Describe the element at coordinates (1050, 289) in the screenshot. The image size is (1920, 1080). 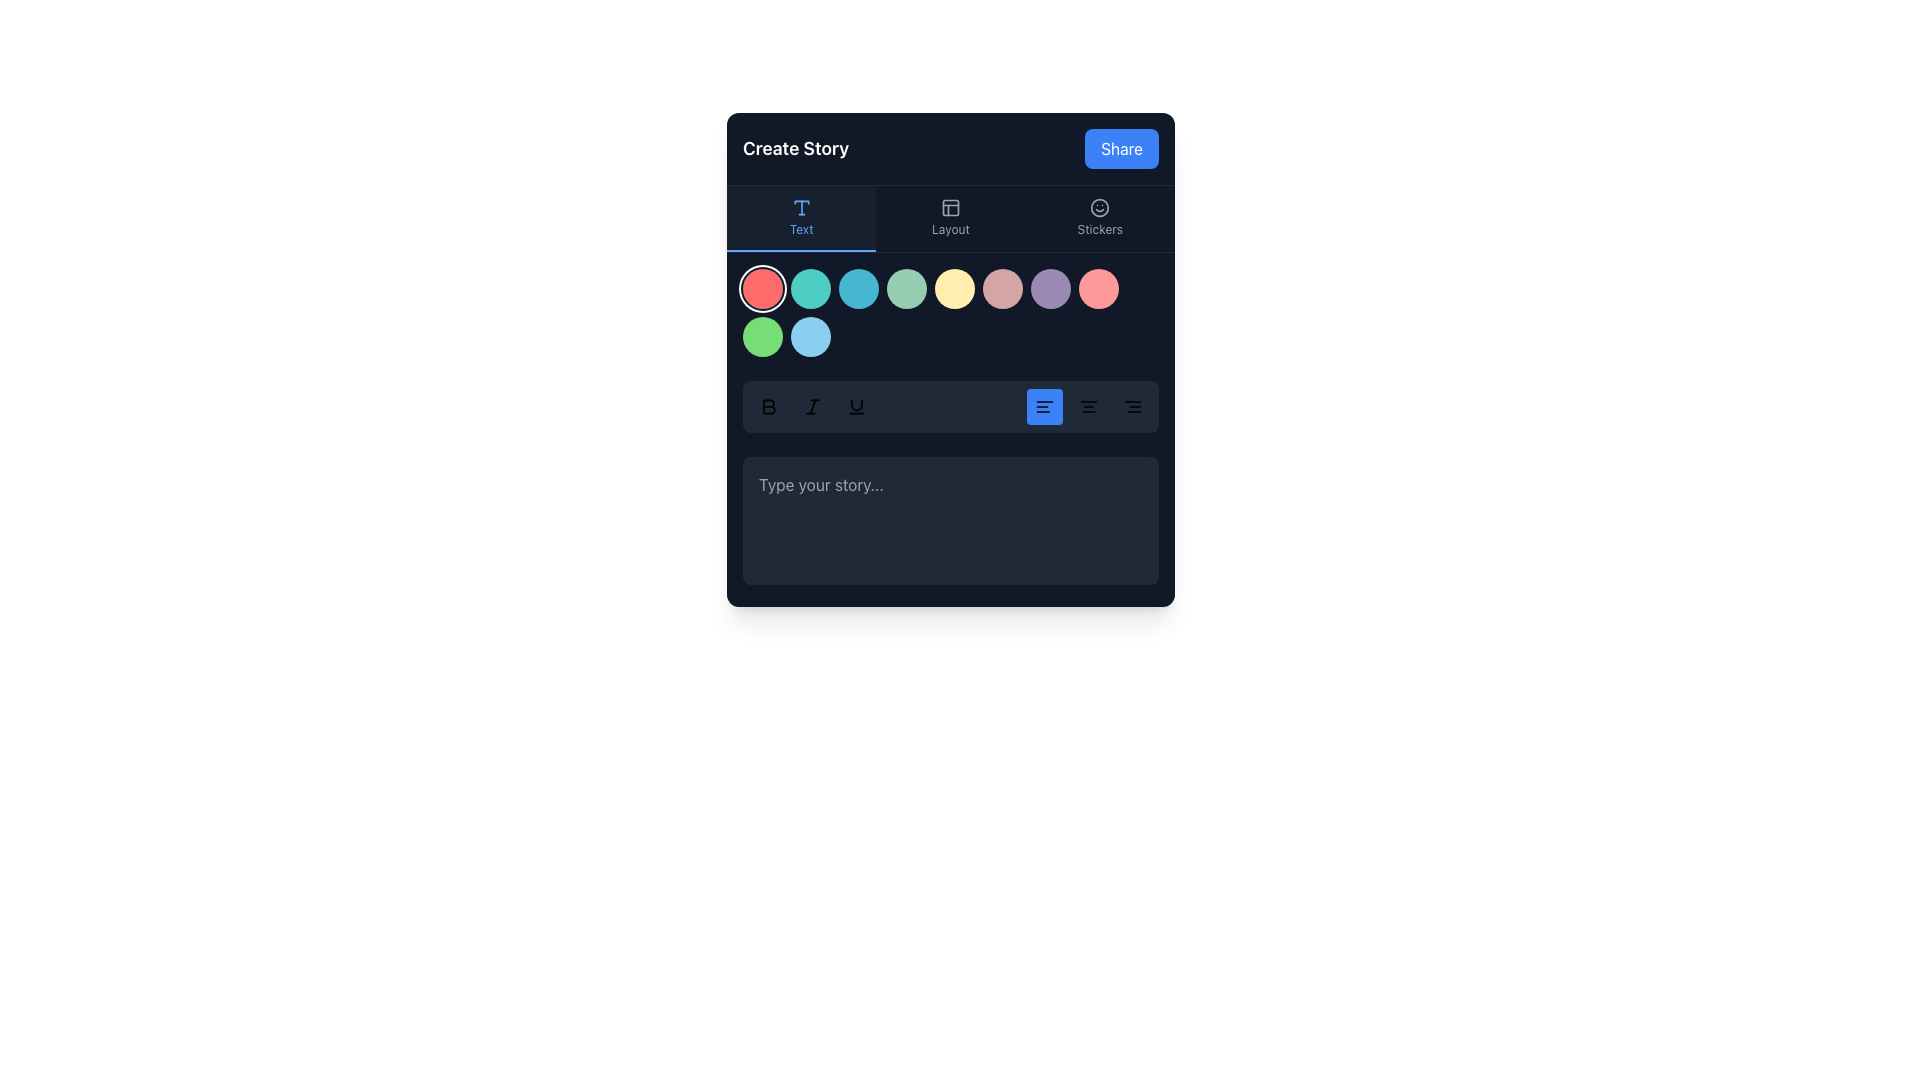
I see `the lavender circular button located in the seventh position of the top row in the grid layout` at that location.